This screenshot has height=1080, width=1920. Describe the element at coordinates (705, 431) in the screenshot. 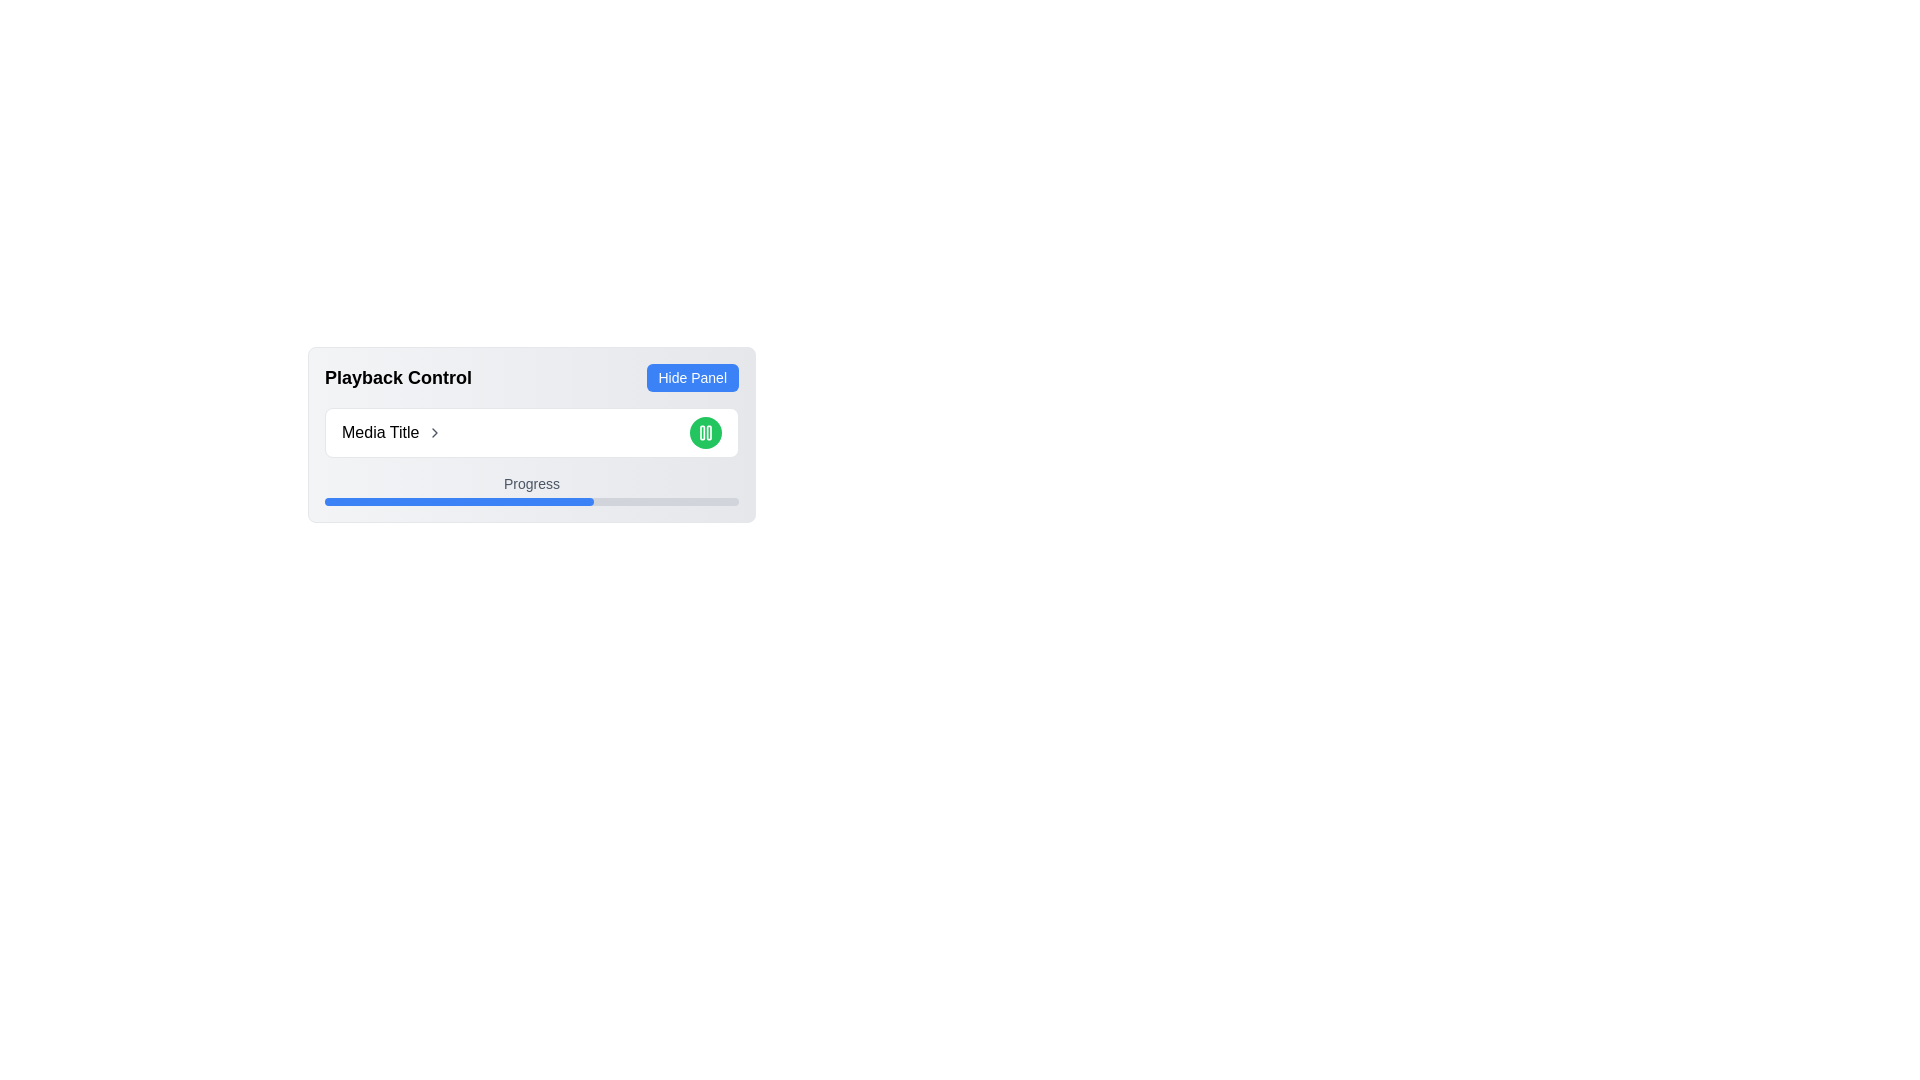

I see `the circular green button with a white pause icon located to the right of the text 'Media Title >'` at that location.